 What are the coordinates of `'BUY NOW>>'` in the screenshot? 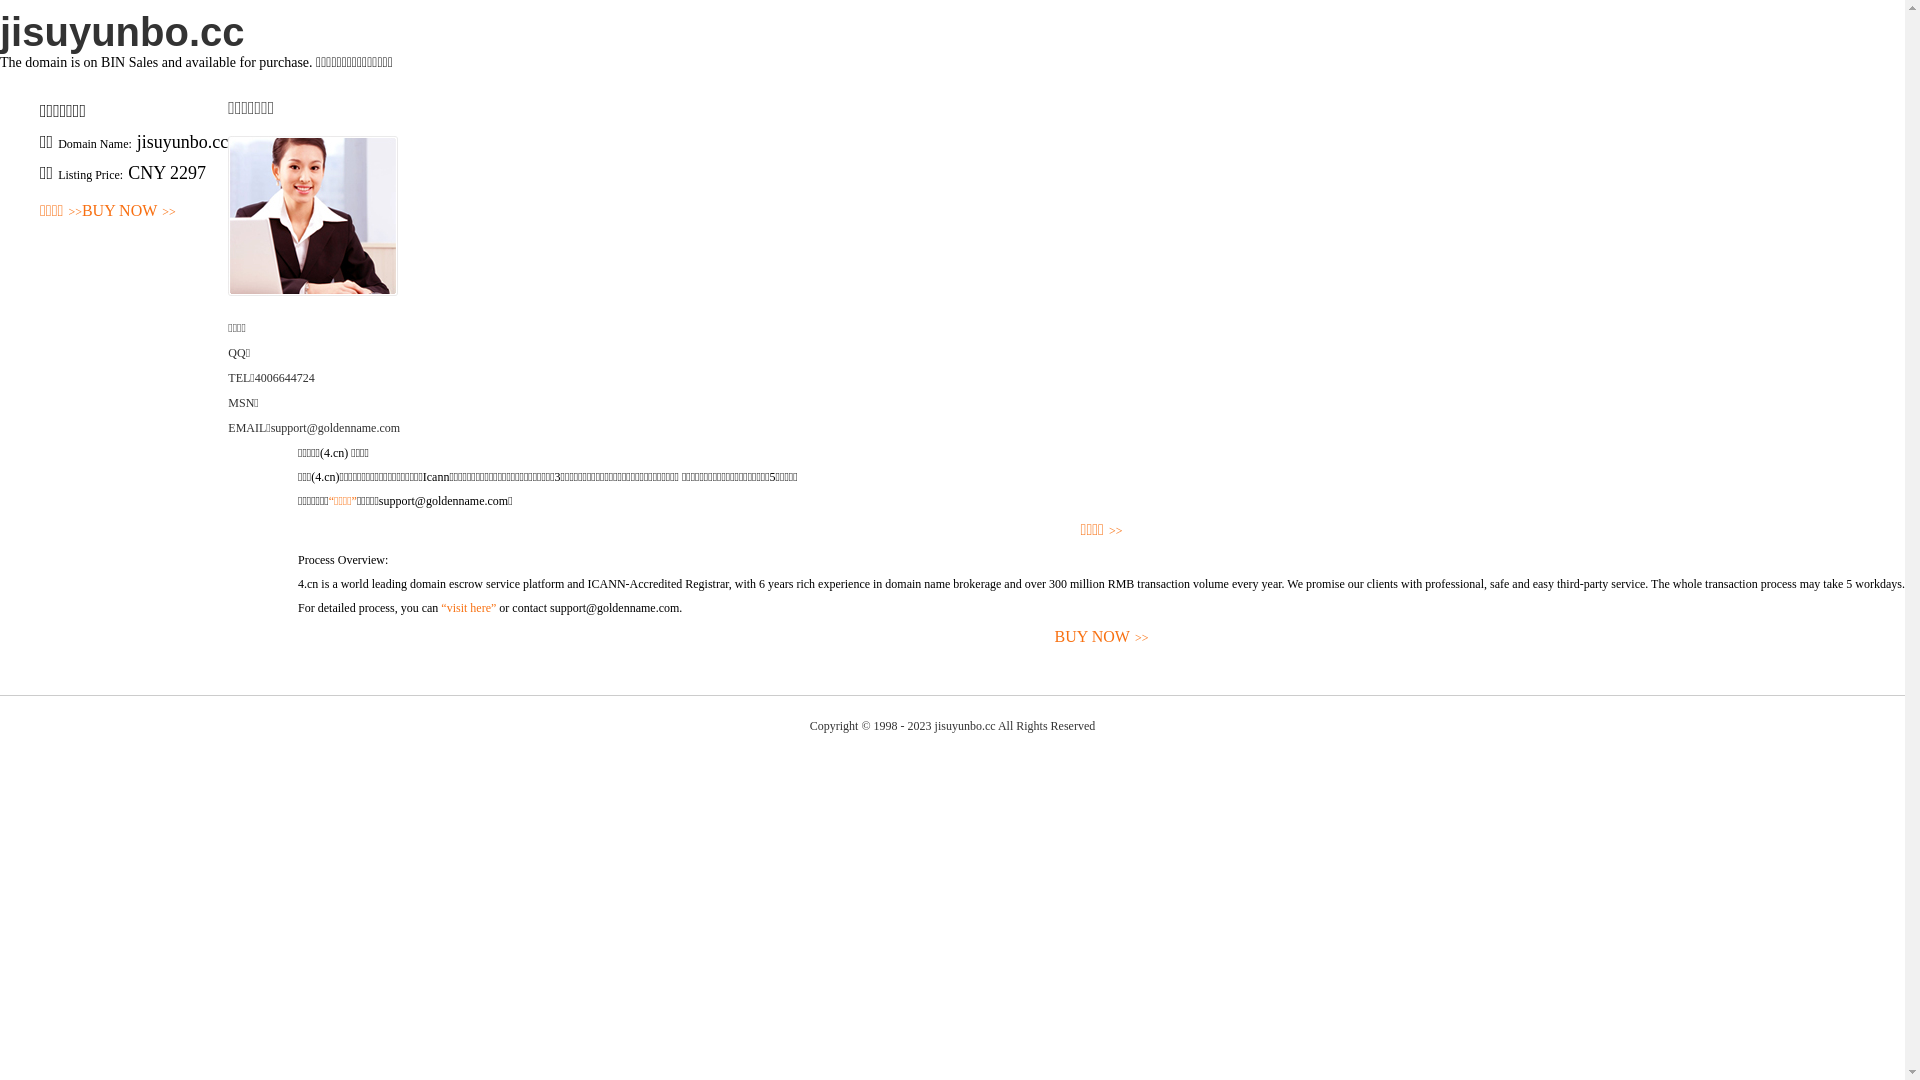 It's located at (128, 211).